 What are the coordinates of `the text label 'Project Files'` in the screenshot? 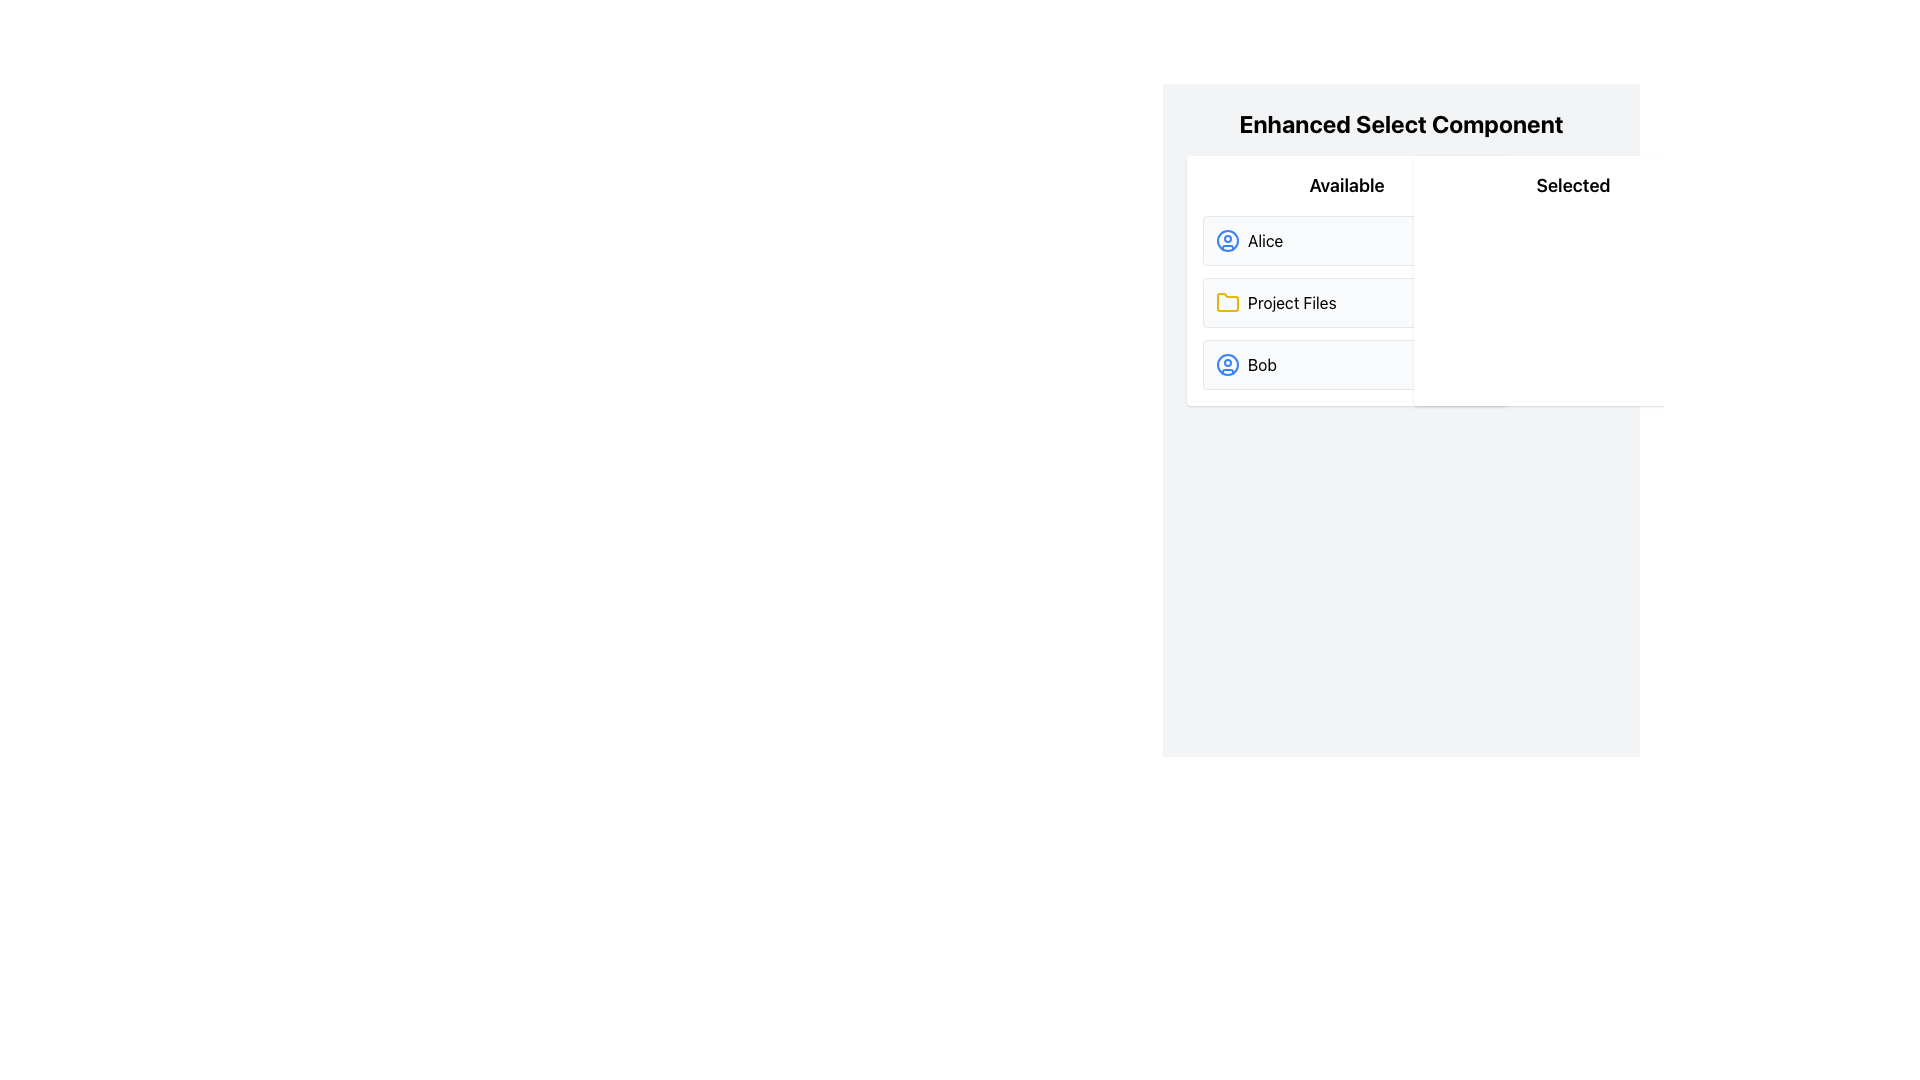 It's located at (1291, 303).